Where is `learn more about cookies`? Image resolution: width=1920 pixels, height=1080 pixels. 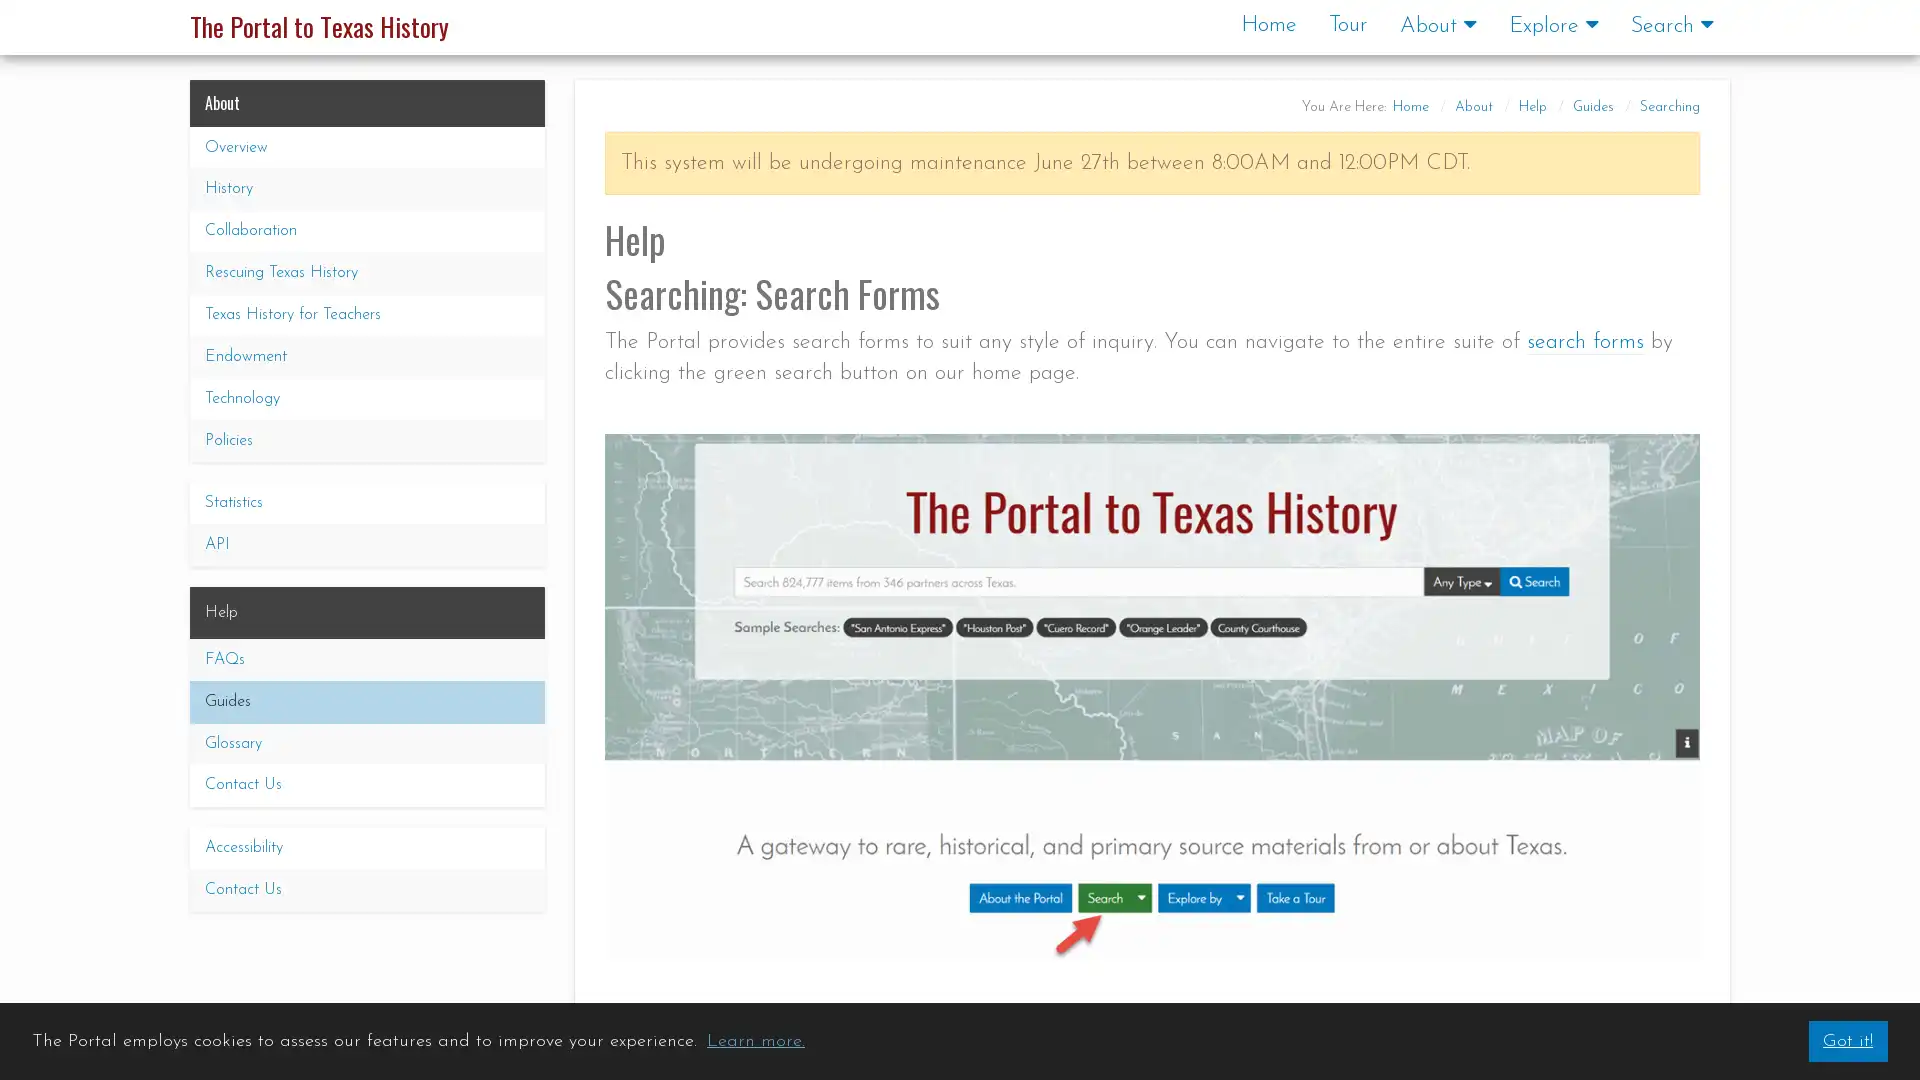 learn more about cookies is located at coordinates (754, 1040).